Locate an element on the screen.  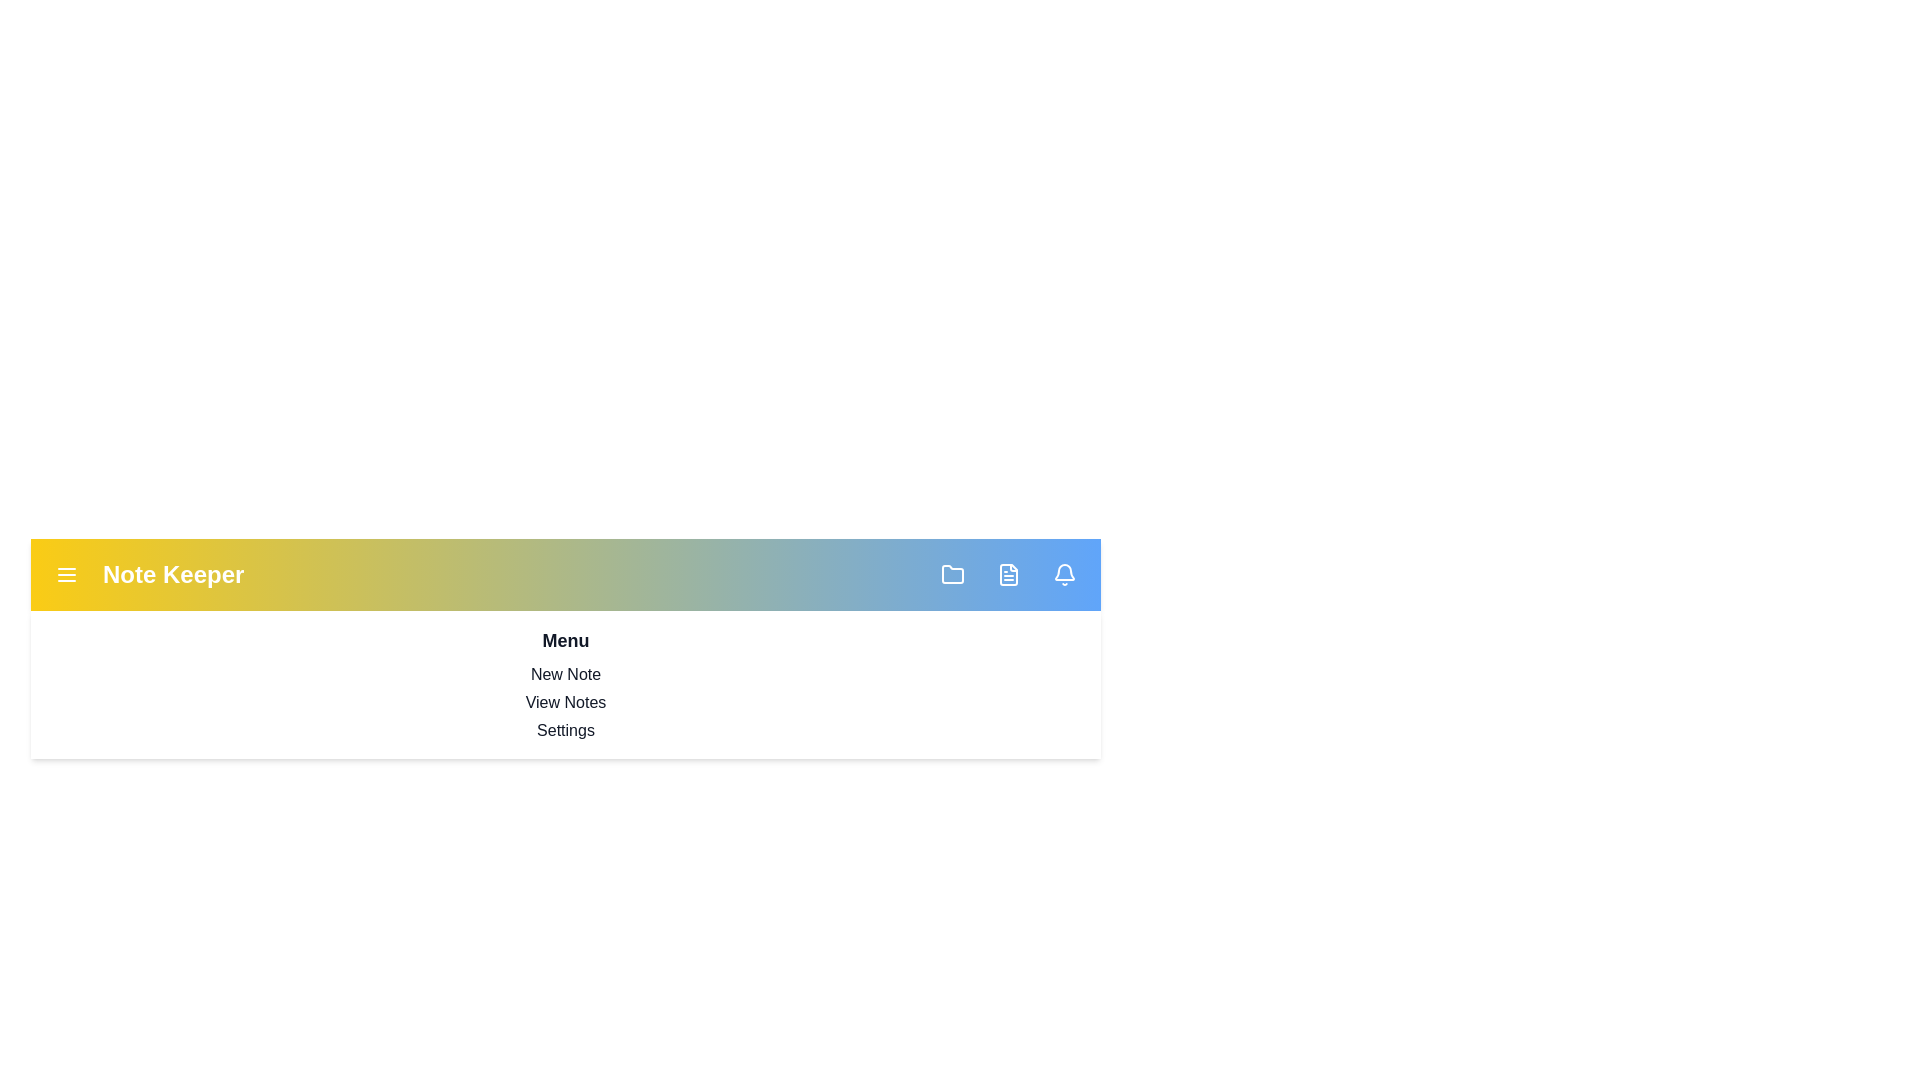
menu button to toggle the menu is located at coordinates (67, 574).